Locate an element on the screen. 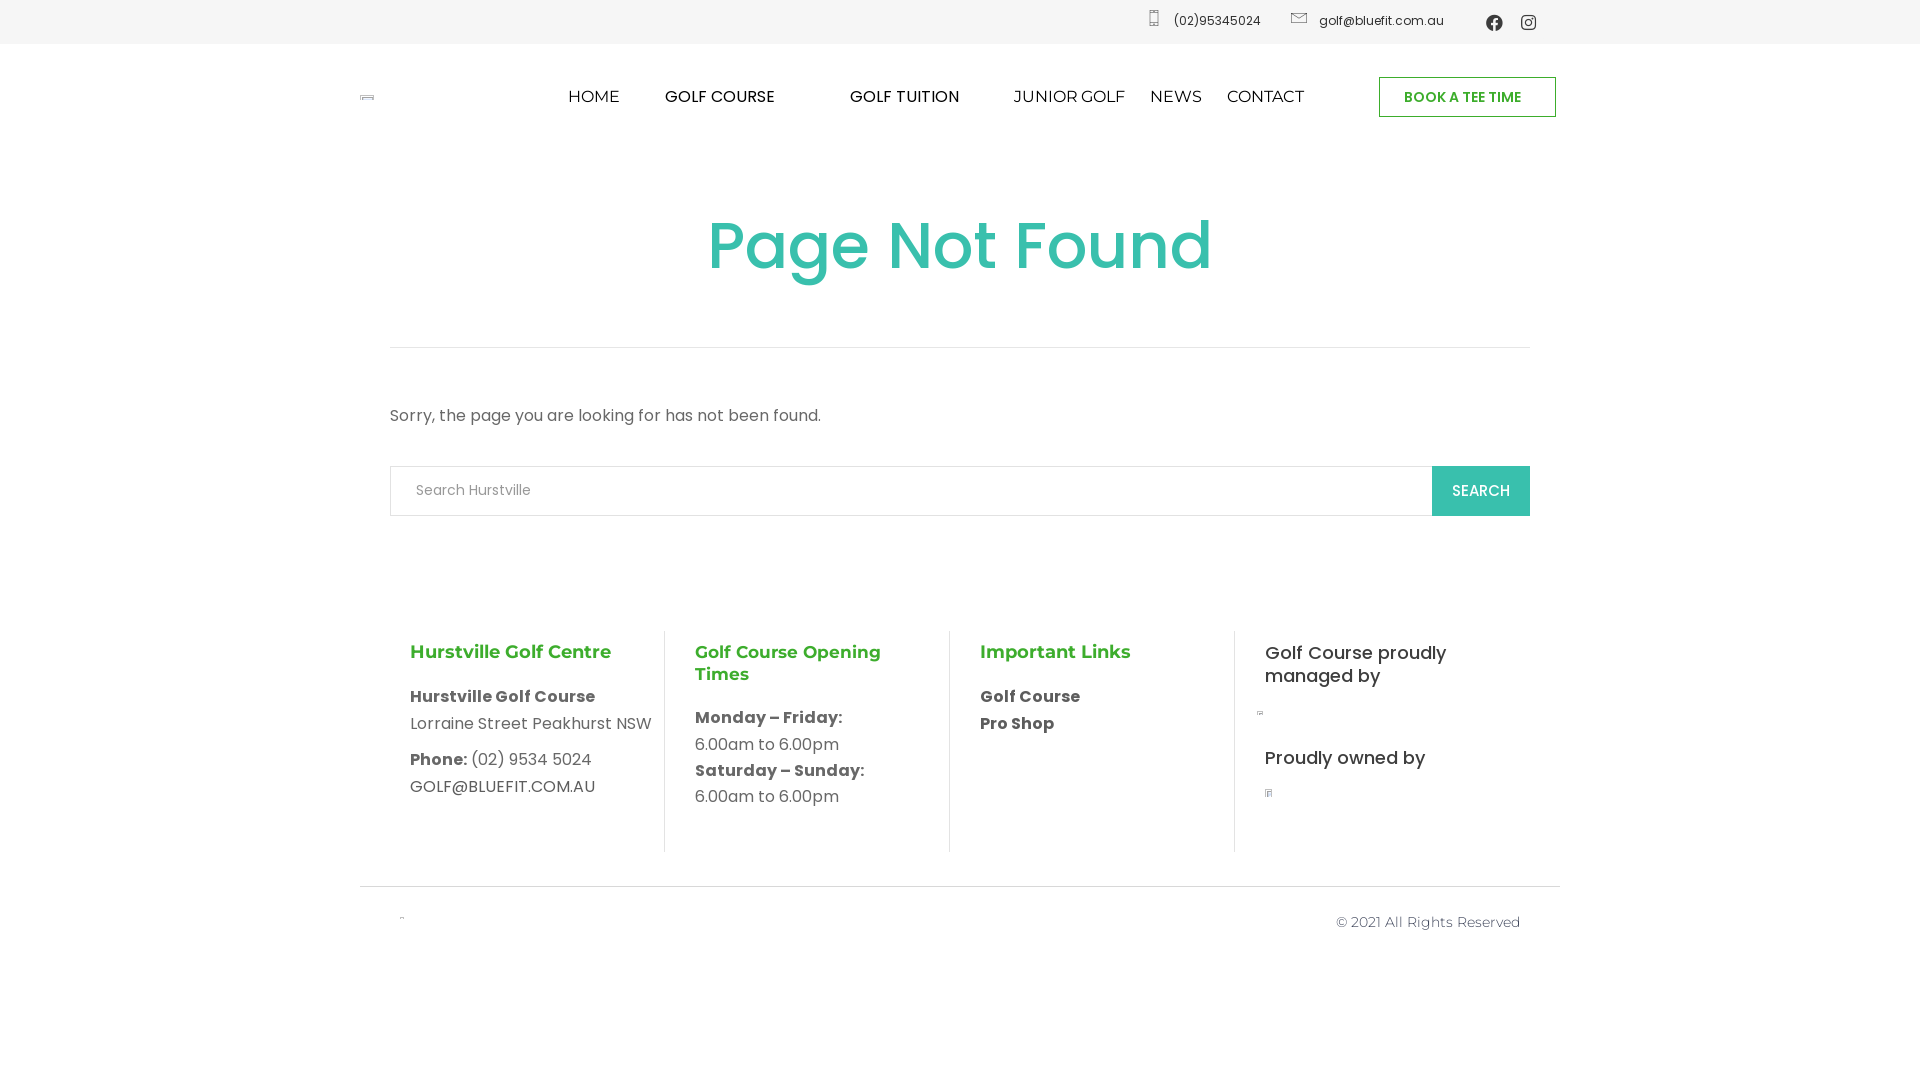 Image resolution: width=1920 pixels, height=1080 pixels. 'NEWS' is located at coordinates (1176, 96).